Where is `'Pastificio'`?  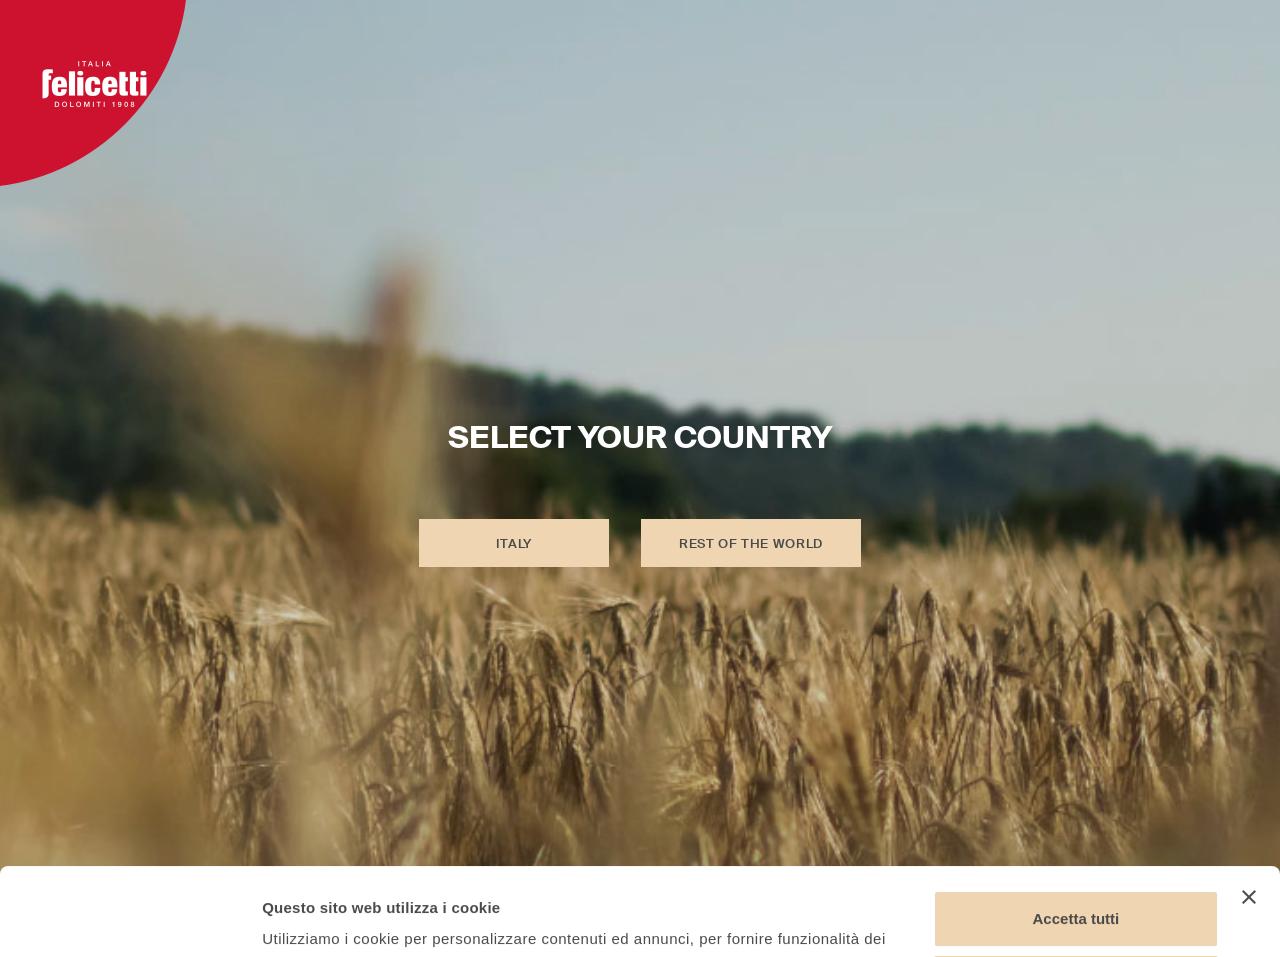
'Pastificio' is located at coordinates (531, 47).